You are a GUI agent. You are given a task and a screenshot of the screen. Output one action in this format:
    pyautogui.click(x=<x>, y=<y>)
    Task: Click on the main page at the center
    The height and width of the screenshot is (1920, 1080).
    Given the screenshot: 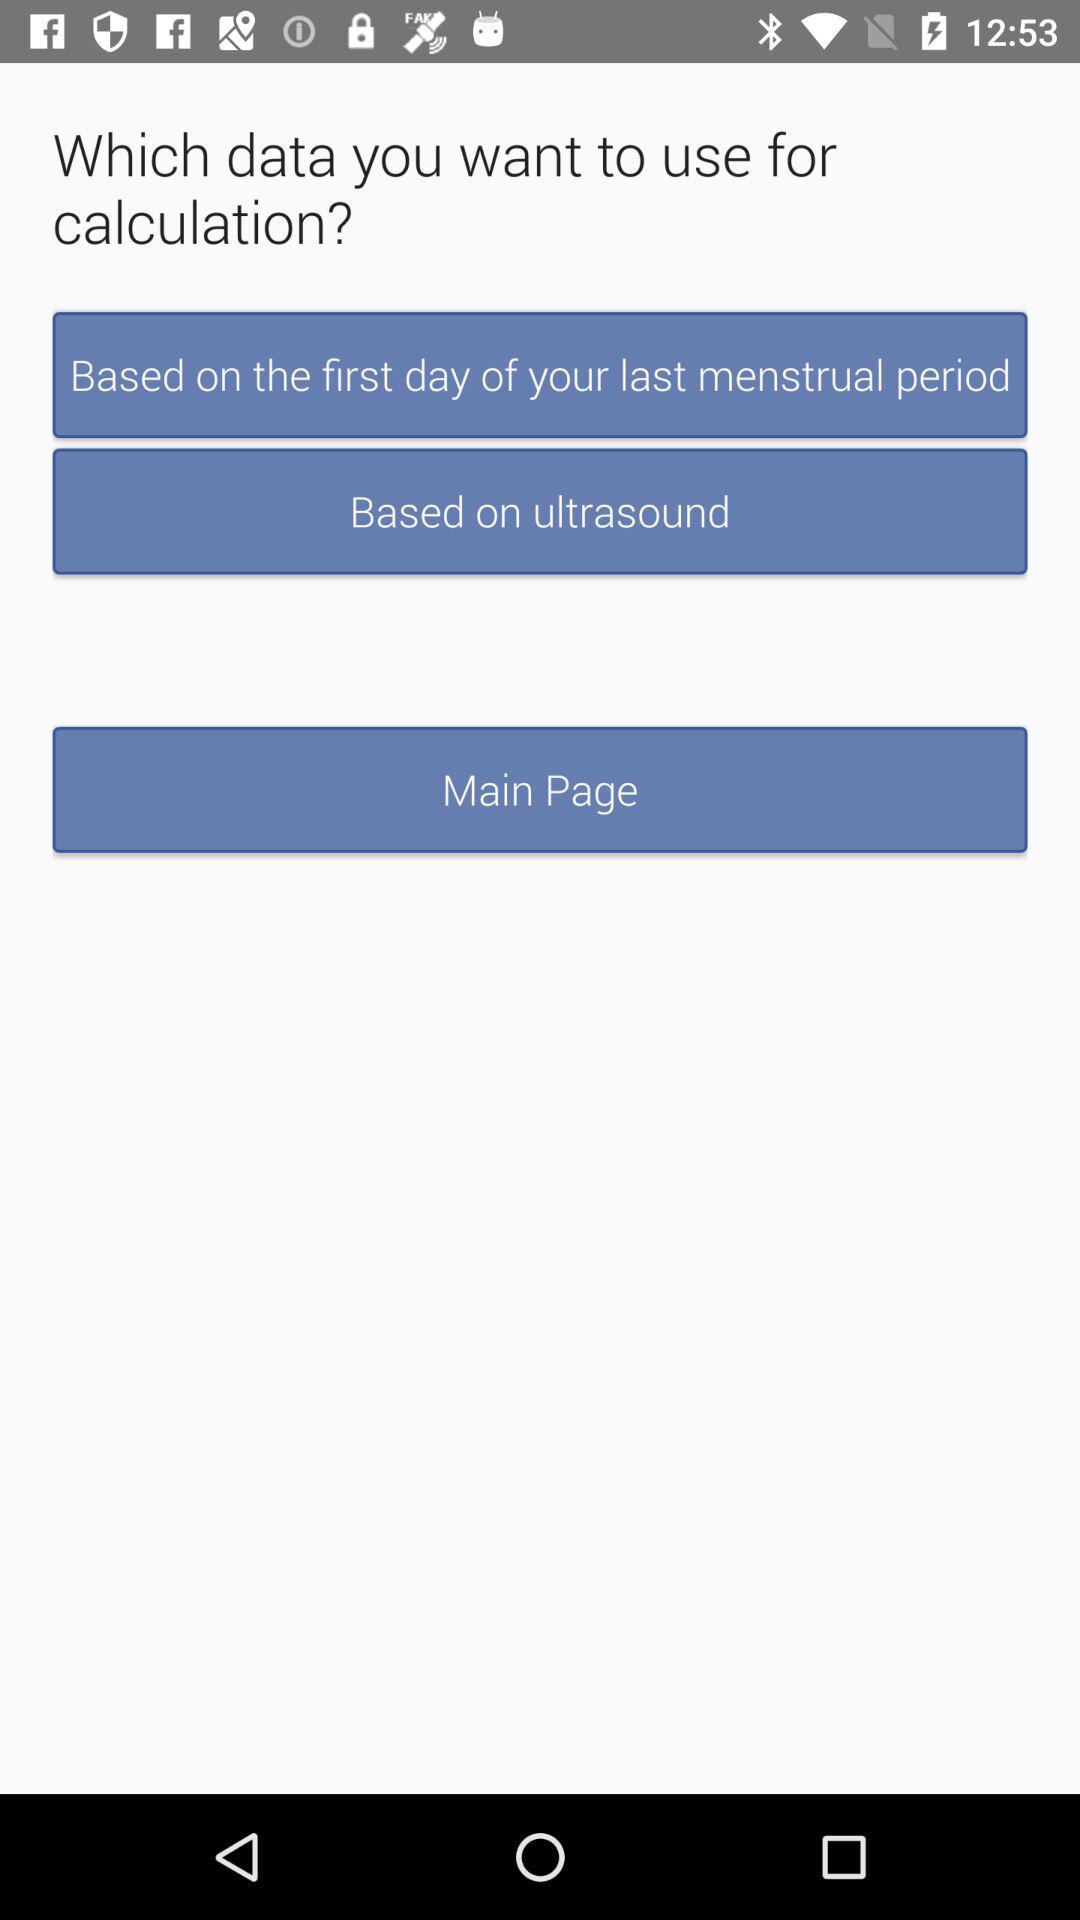 What is the action you would take?
    pyautogui.click(x=540, y=788)
    